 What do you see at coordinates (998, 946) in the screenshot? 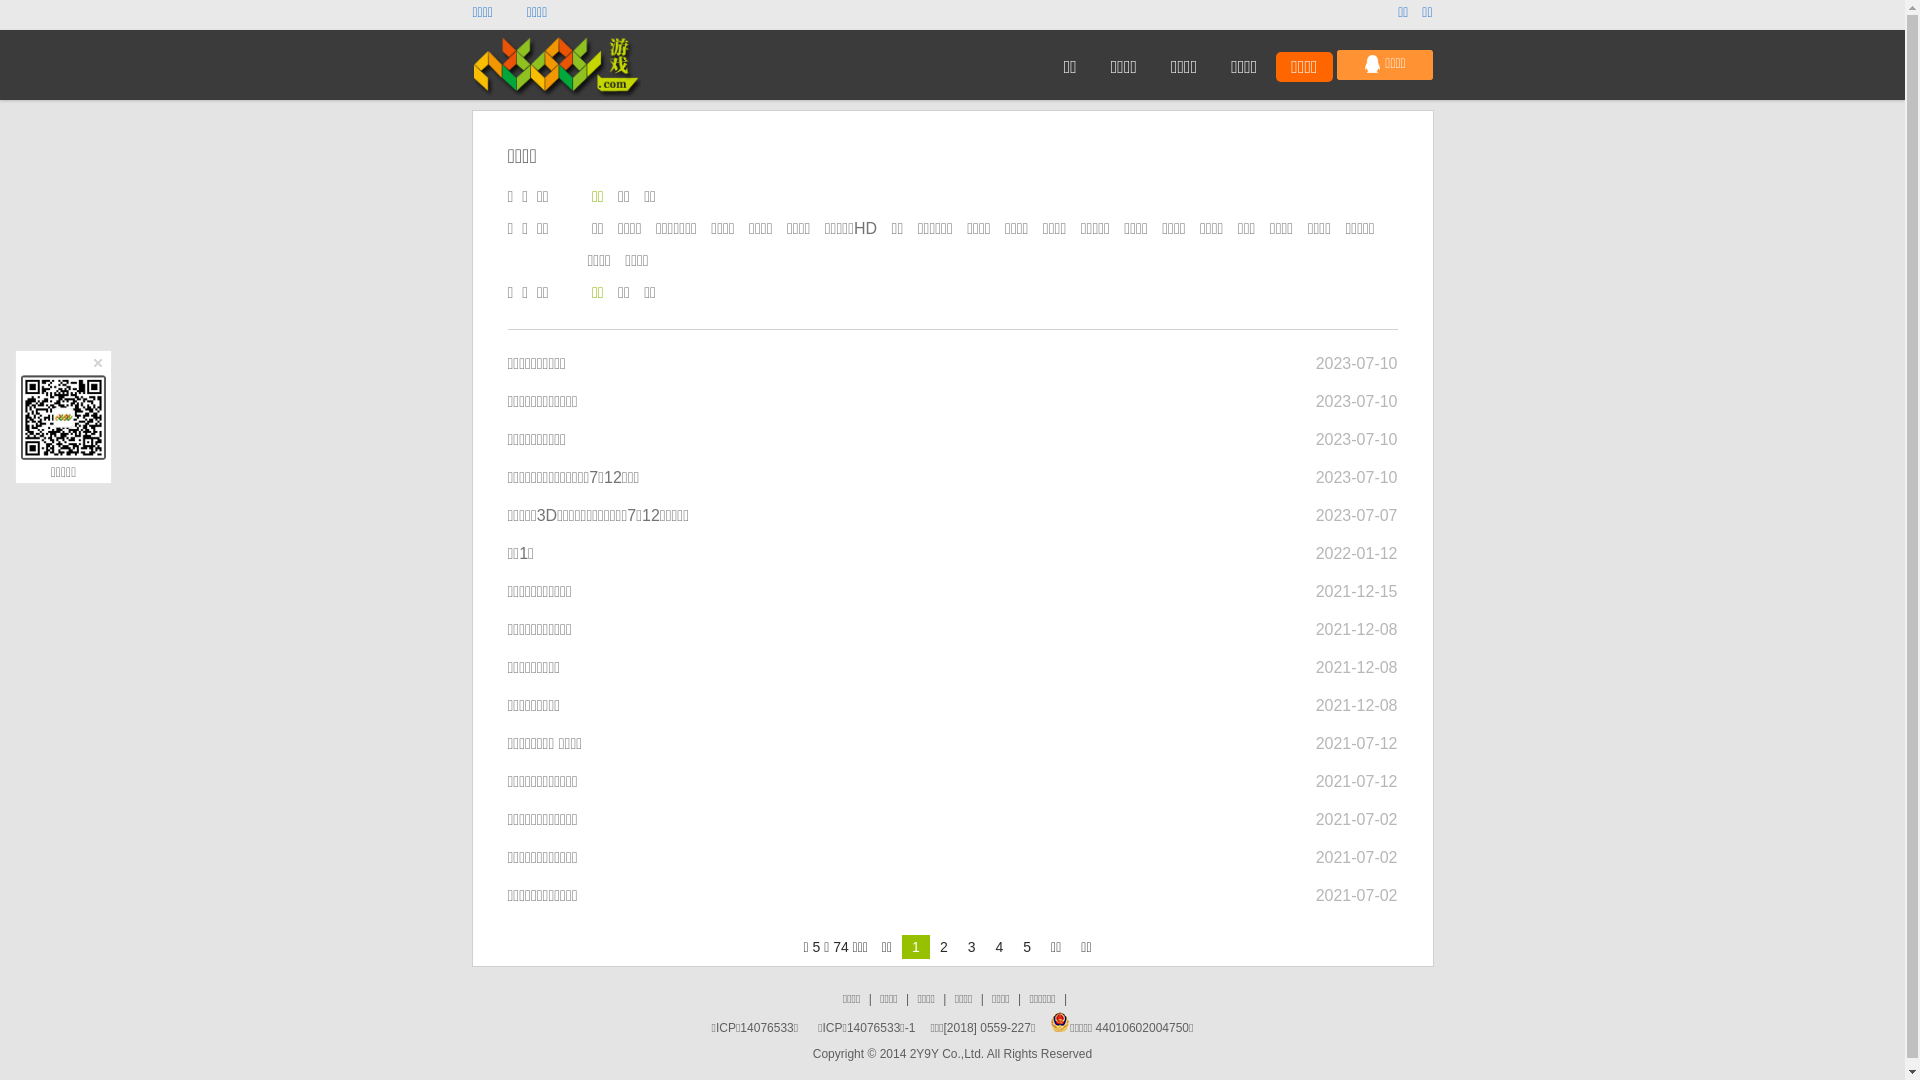
I see `'4'` at bounding box center [998, 946].